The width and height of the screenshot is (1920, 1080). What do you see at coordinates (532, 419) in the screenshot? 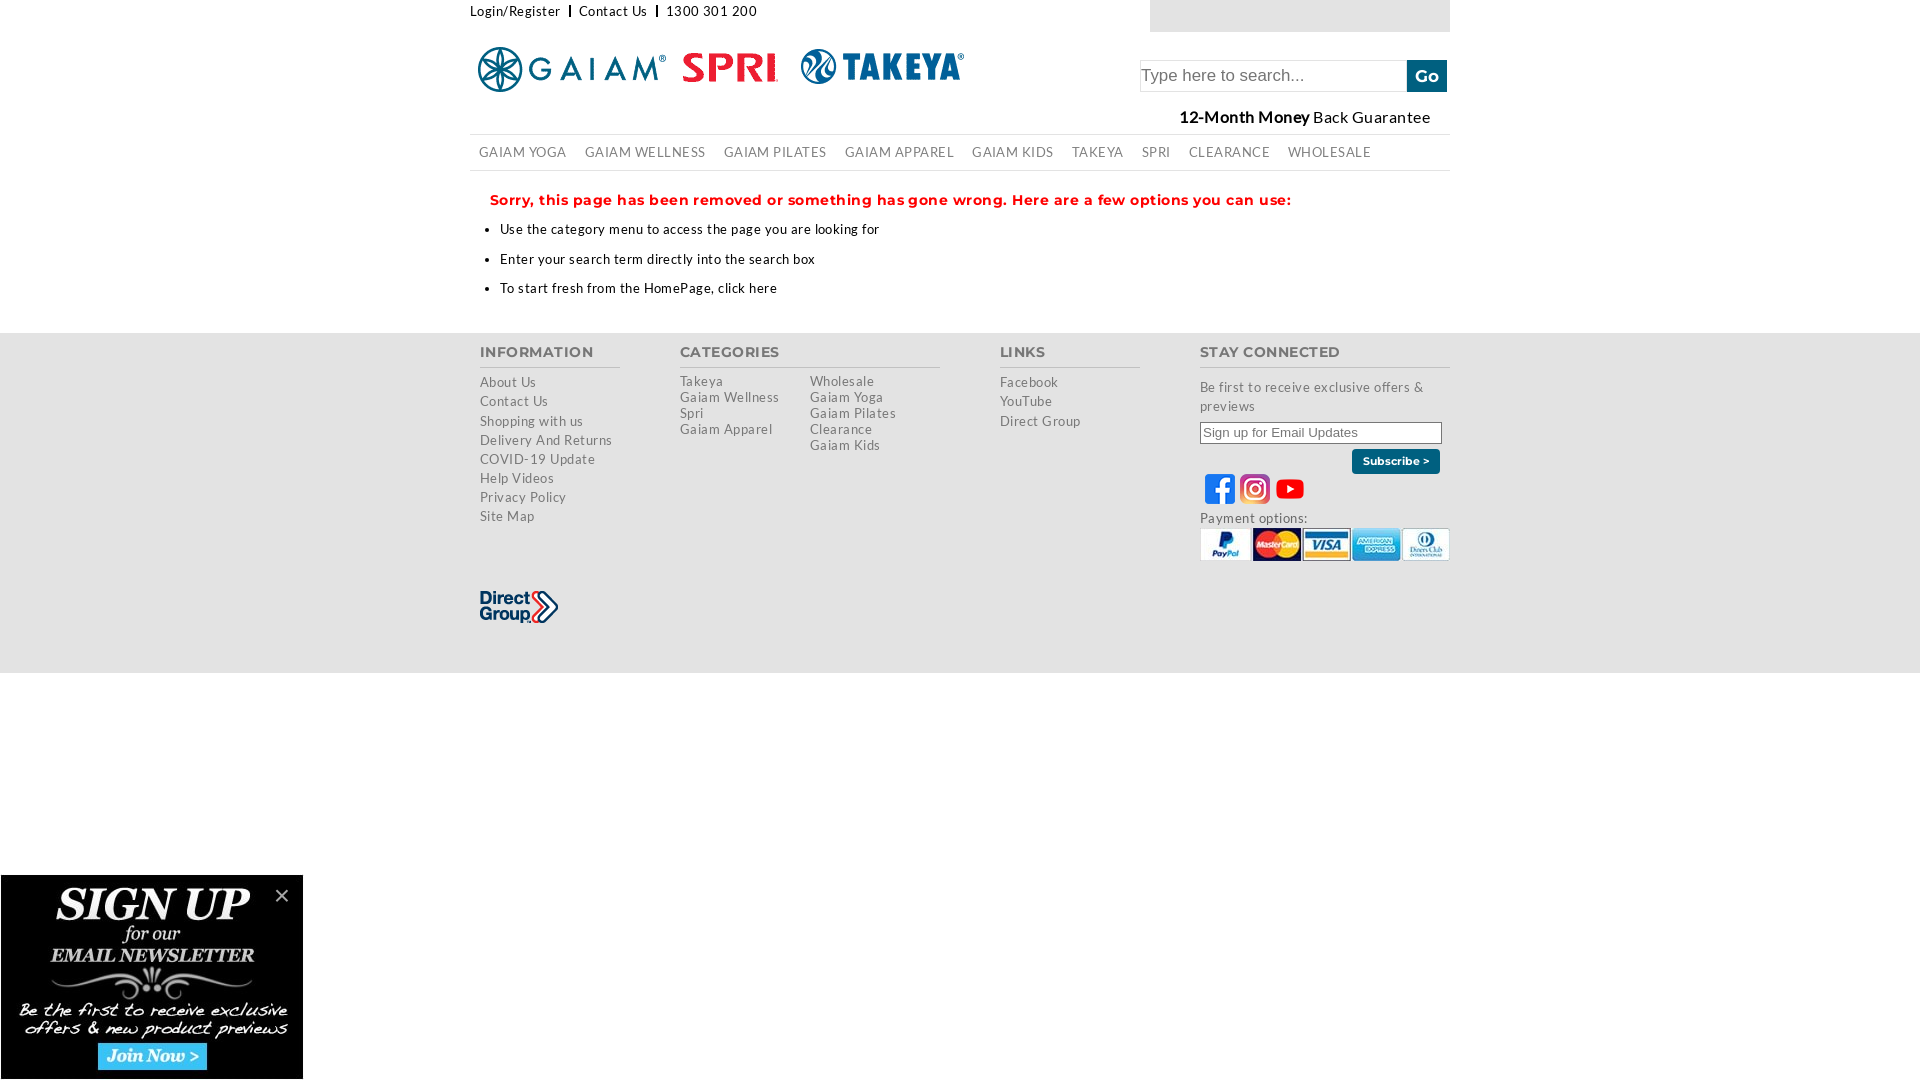
I see `'Shopping with us'` at bounding box center [532, 419].